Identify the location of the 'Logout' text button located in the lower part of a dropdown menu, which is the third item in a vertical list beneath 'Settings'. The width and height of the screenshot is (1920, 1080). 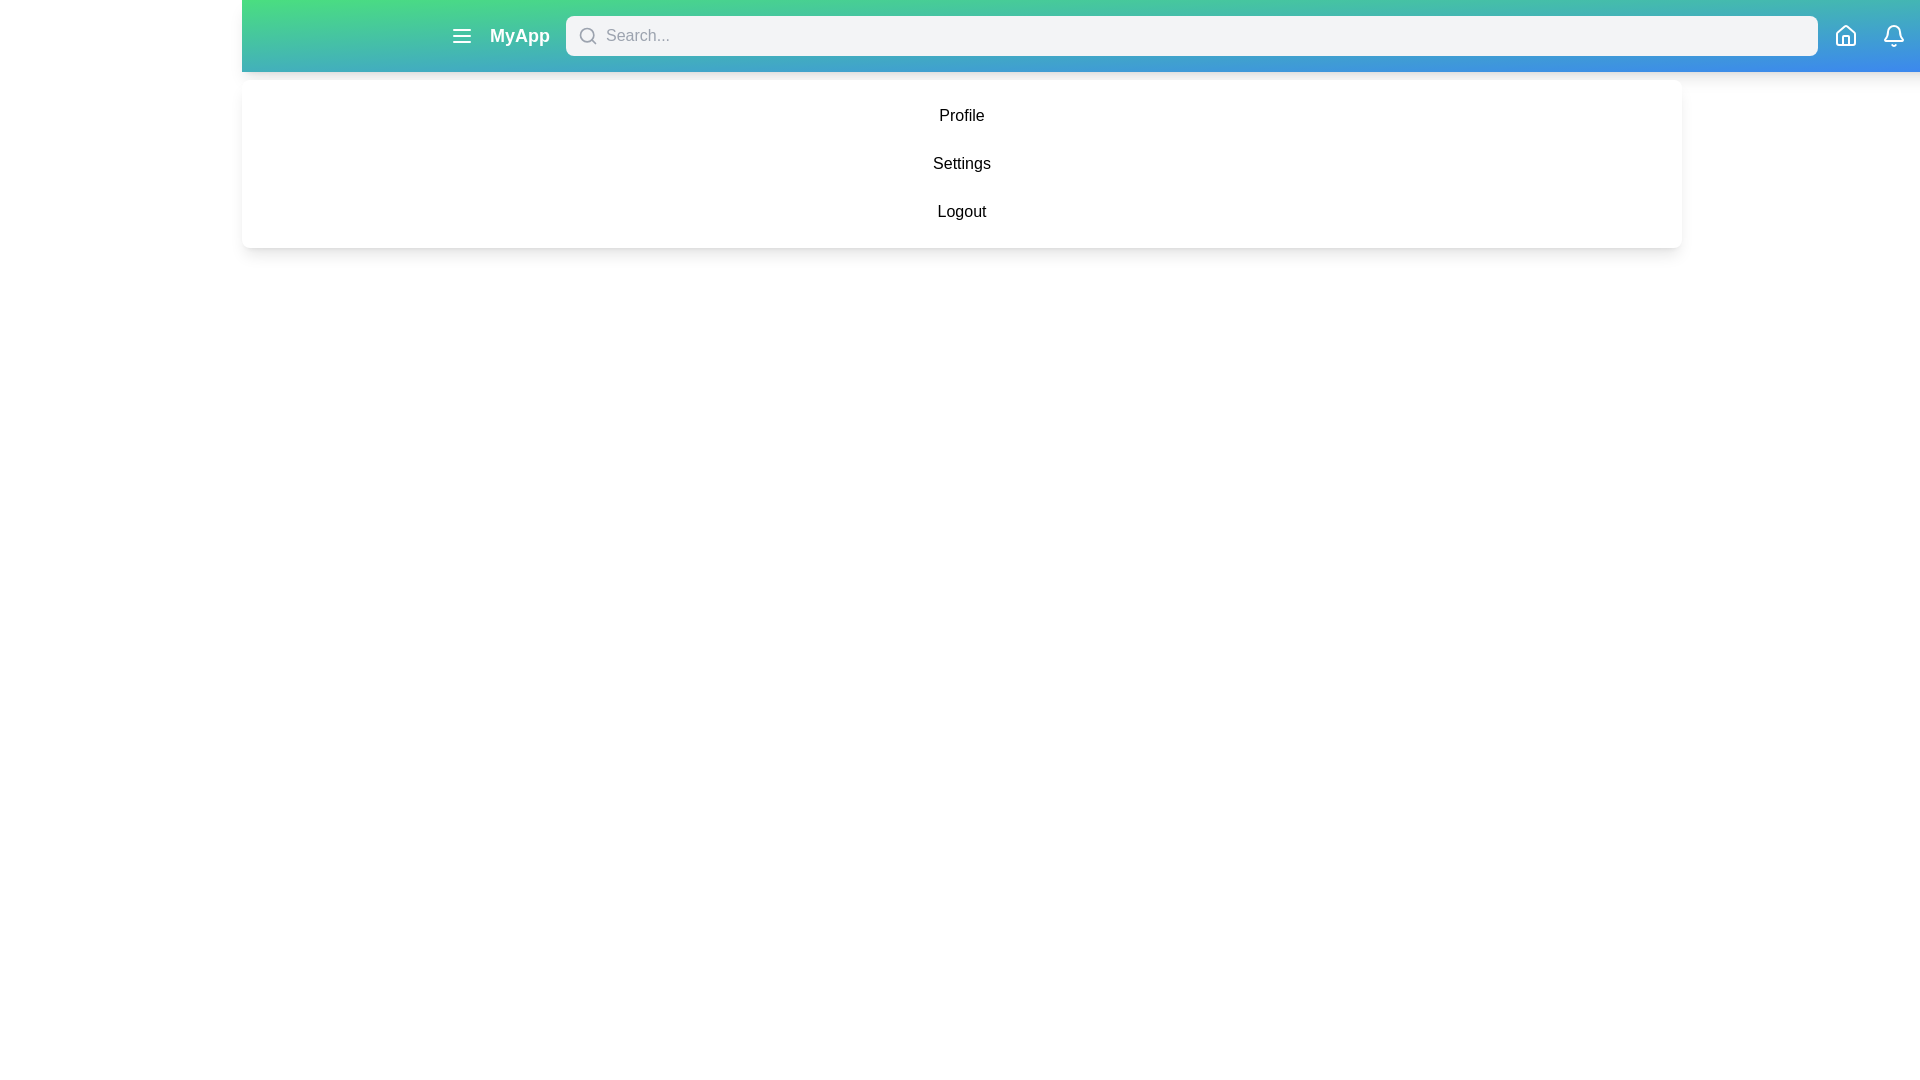
(961, 212).